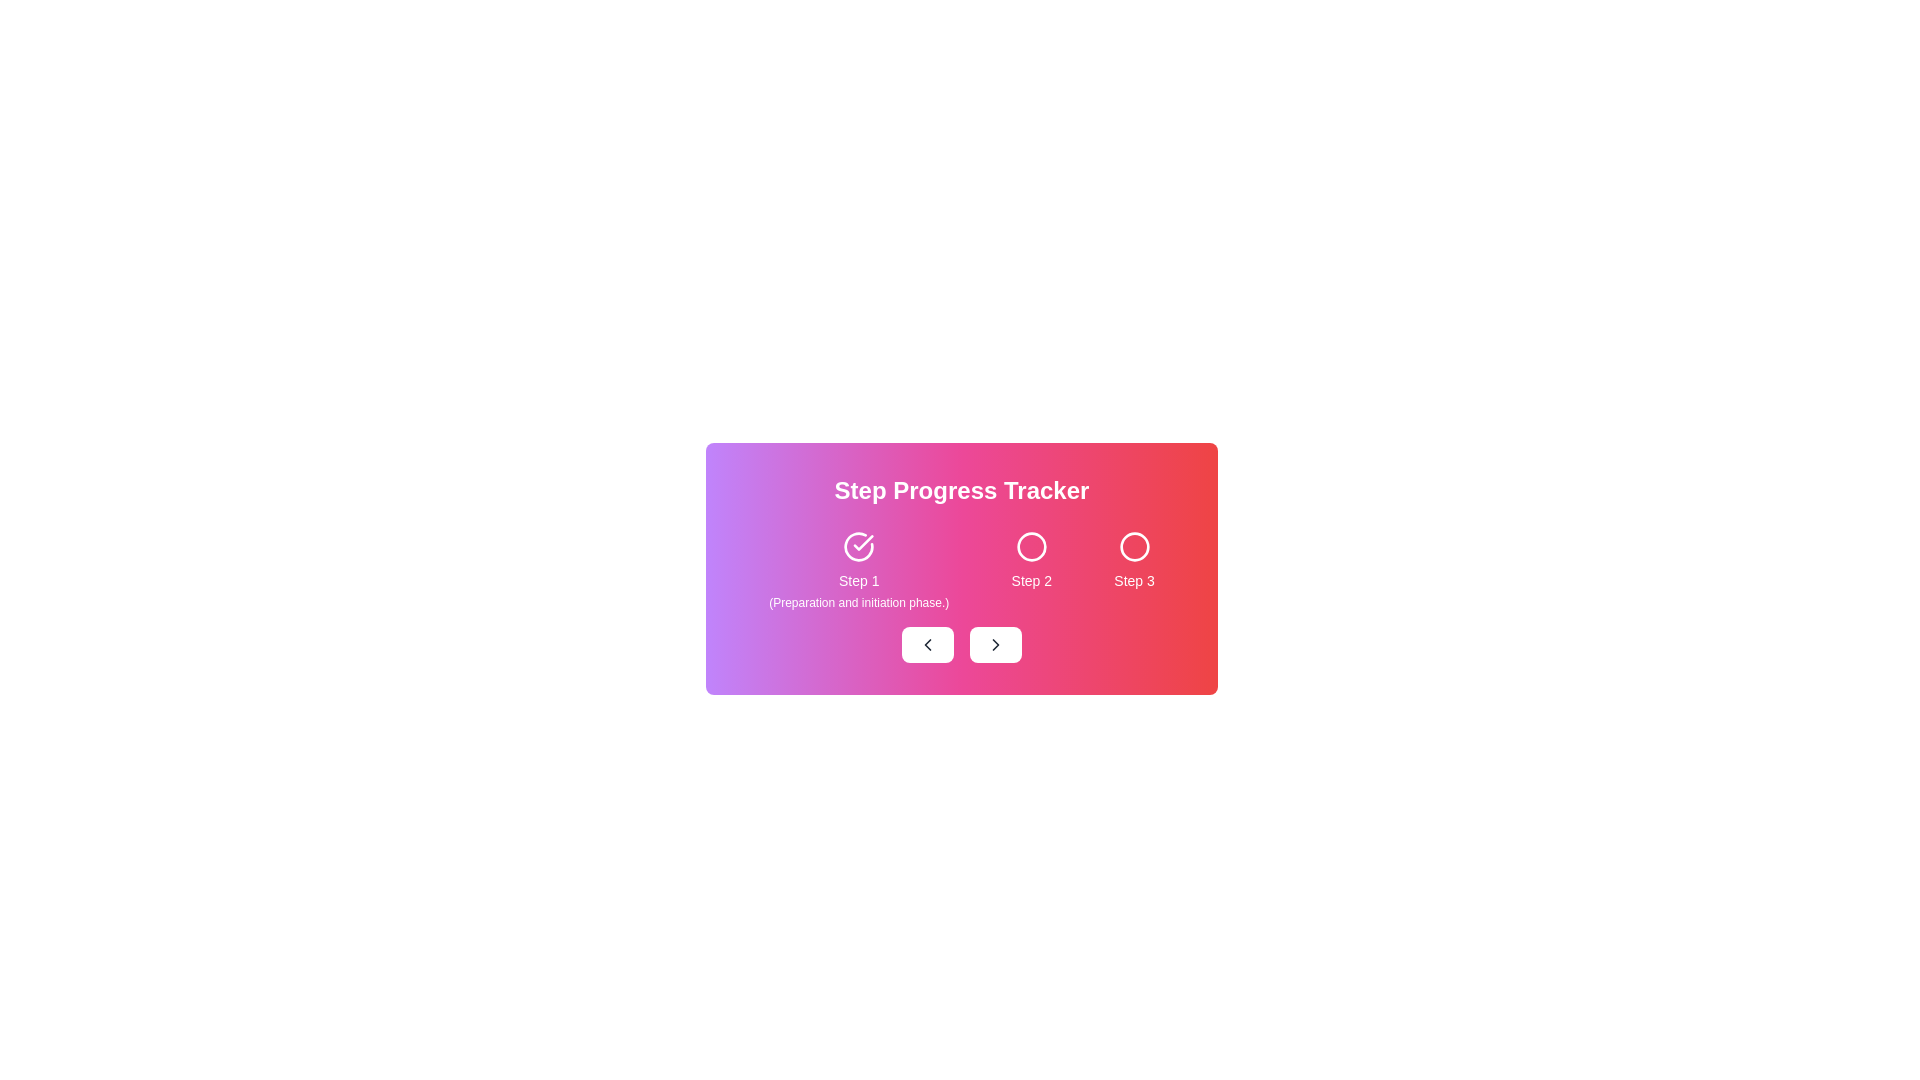  I want to click on the navigation chevron icon located in the bottom-right corner of the rounded rectangle button, so click(996, 644).